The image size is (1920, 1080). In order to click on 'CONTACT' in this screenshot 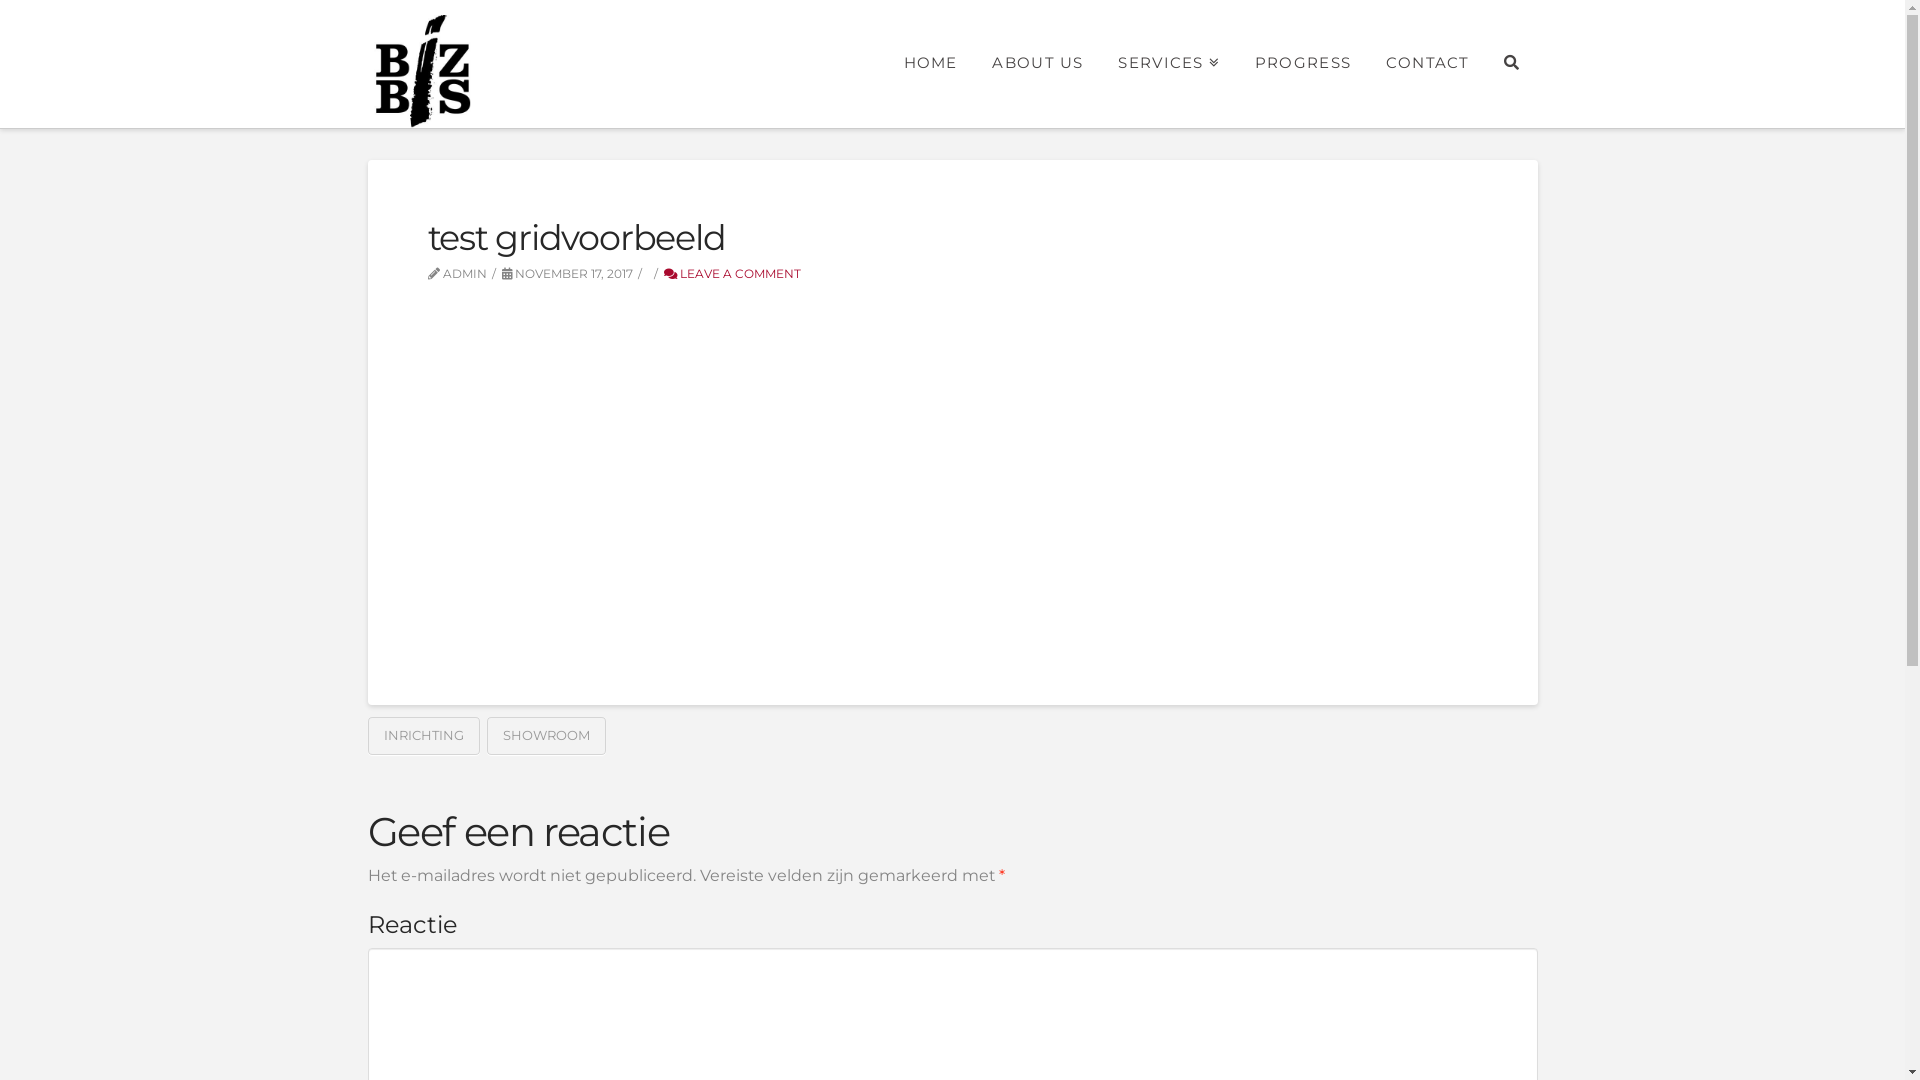, I will do `click(1426, 59)`.